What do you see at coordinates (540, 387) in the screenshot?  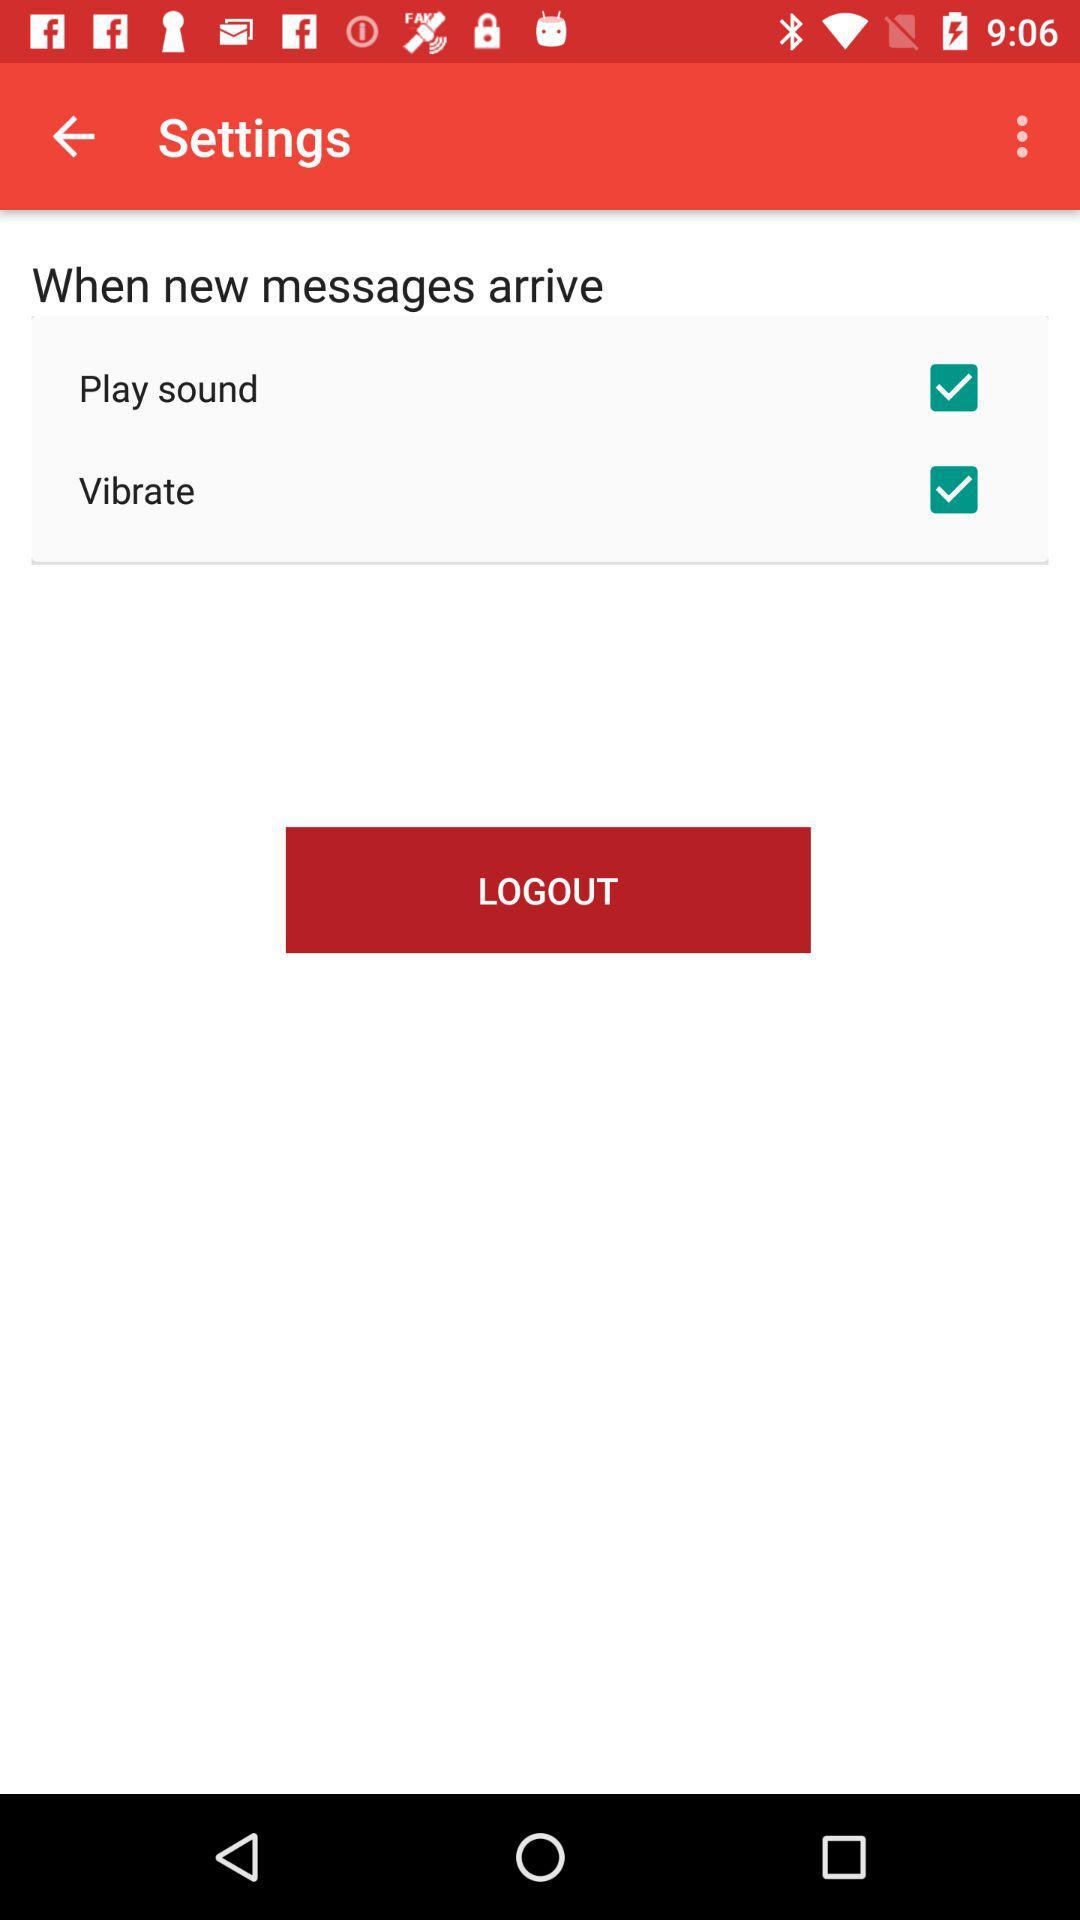 I see `the play sound` at bounding box center [540, 387].